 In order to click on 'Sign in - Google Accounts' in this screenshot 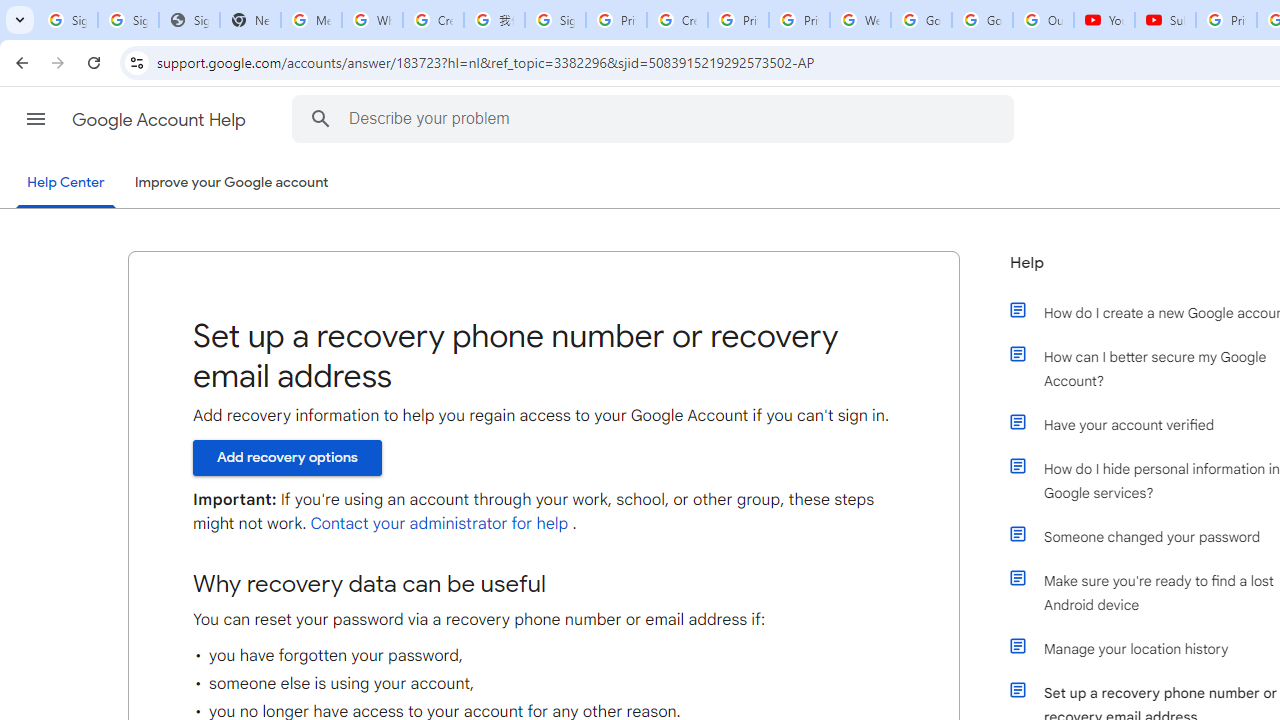, I will do `click(555, 20)`.